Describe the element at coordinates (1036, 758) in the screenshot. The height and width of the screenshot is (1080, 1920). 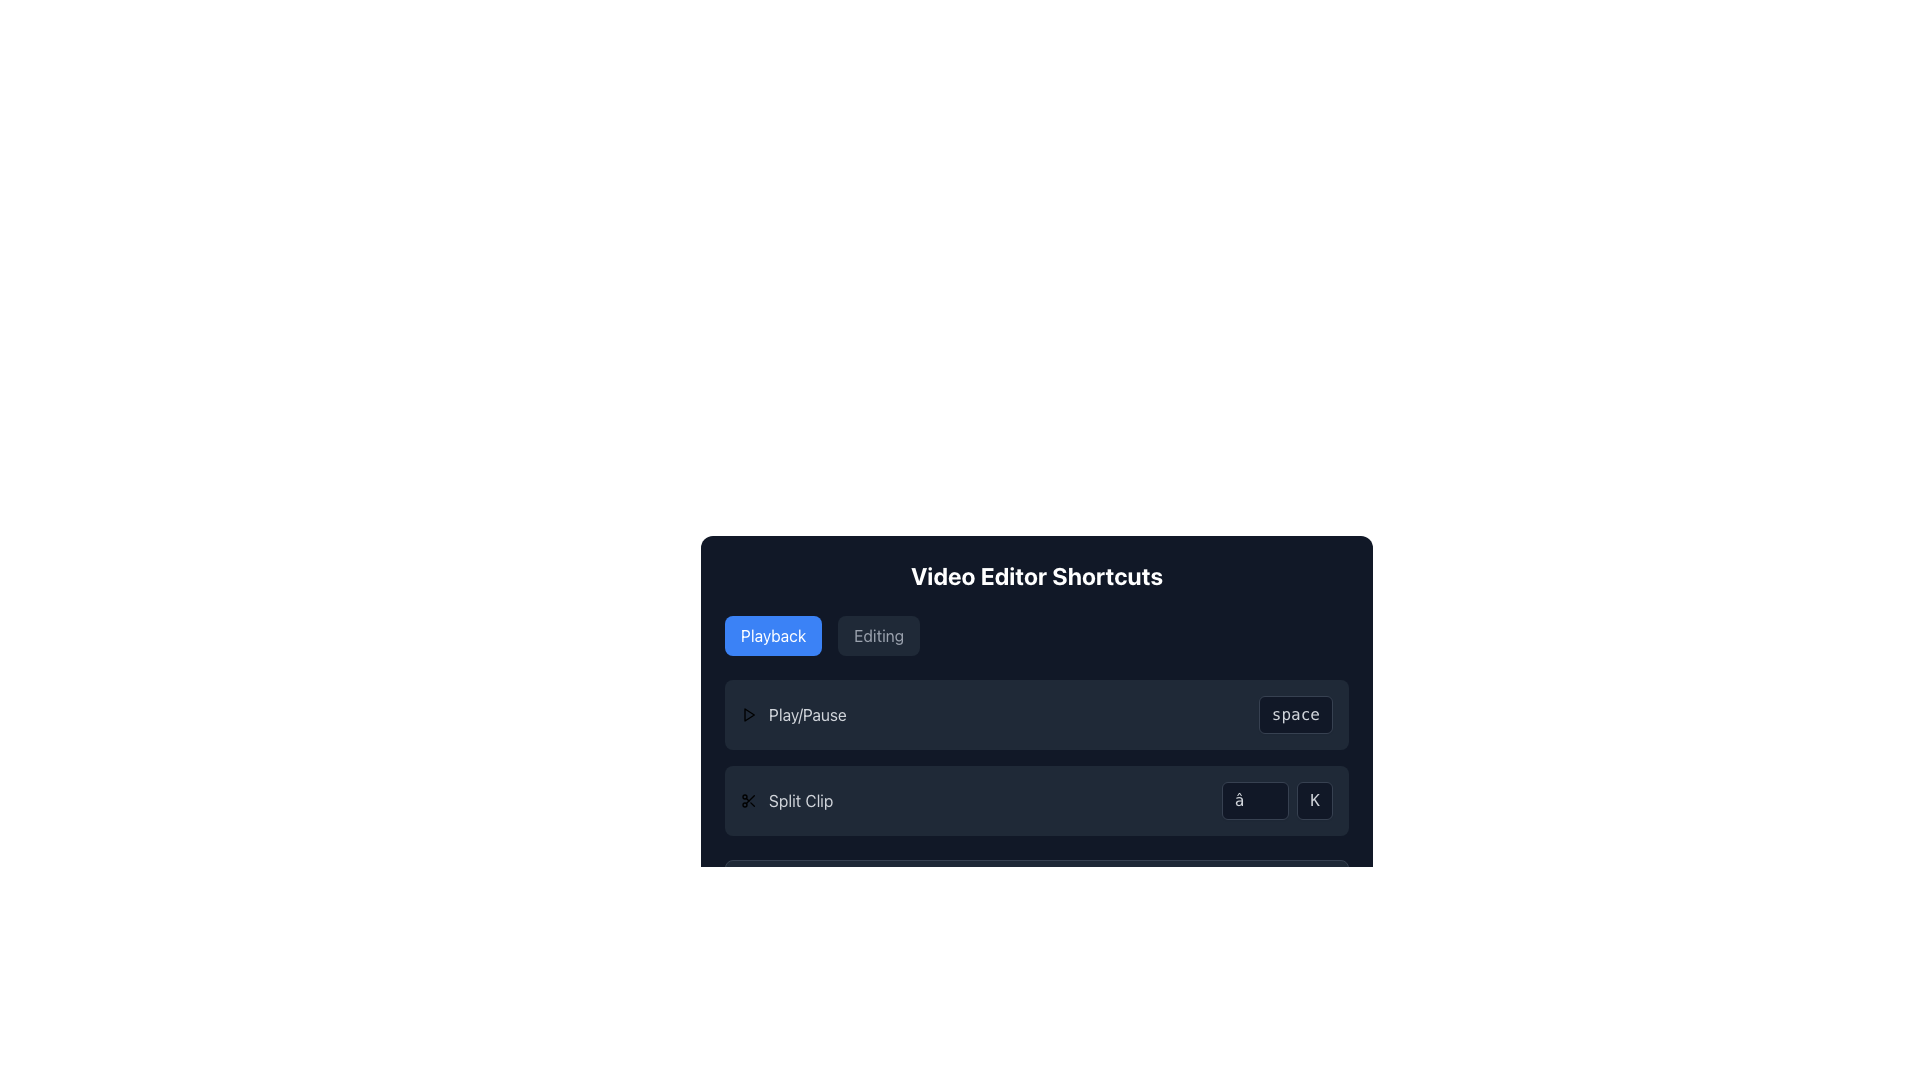
I see `the displayed shortcuts in the 'Video Editor Shortcuts' section, specifically the 'Play/Pause' and 'Split Clip' commands` at that location.